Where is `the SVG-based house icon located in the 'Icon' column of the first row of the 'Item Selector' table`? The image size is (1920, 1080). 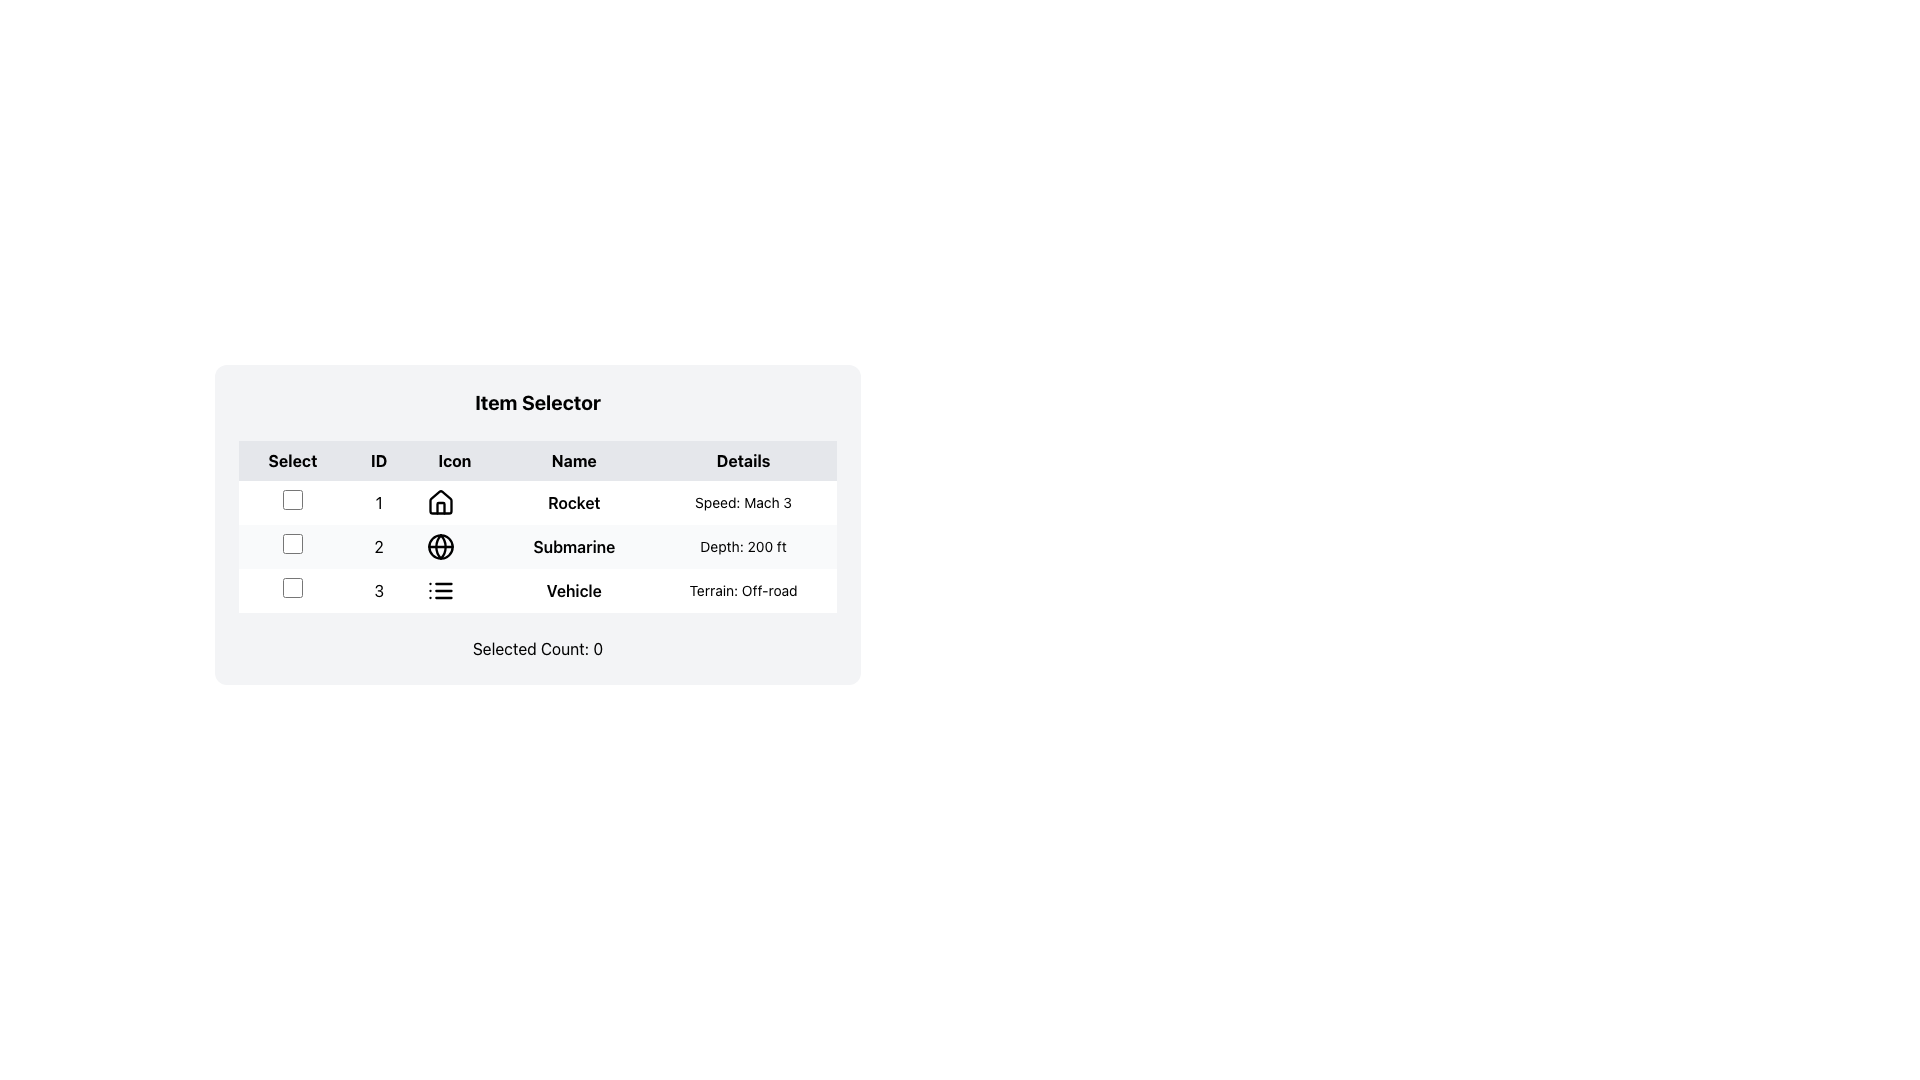 the SVG-based house icon located in the 'Icon' column of the first row of the 'Item Selector' table is located at coordinates (440, 501).